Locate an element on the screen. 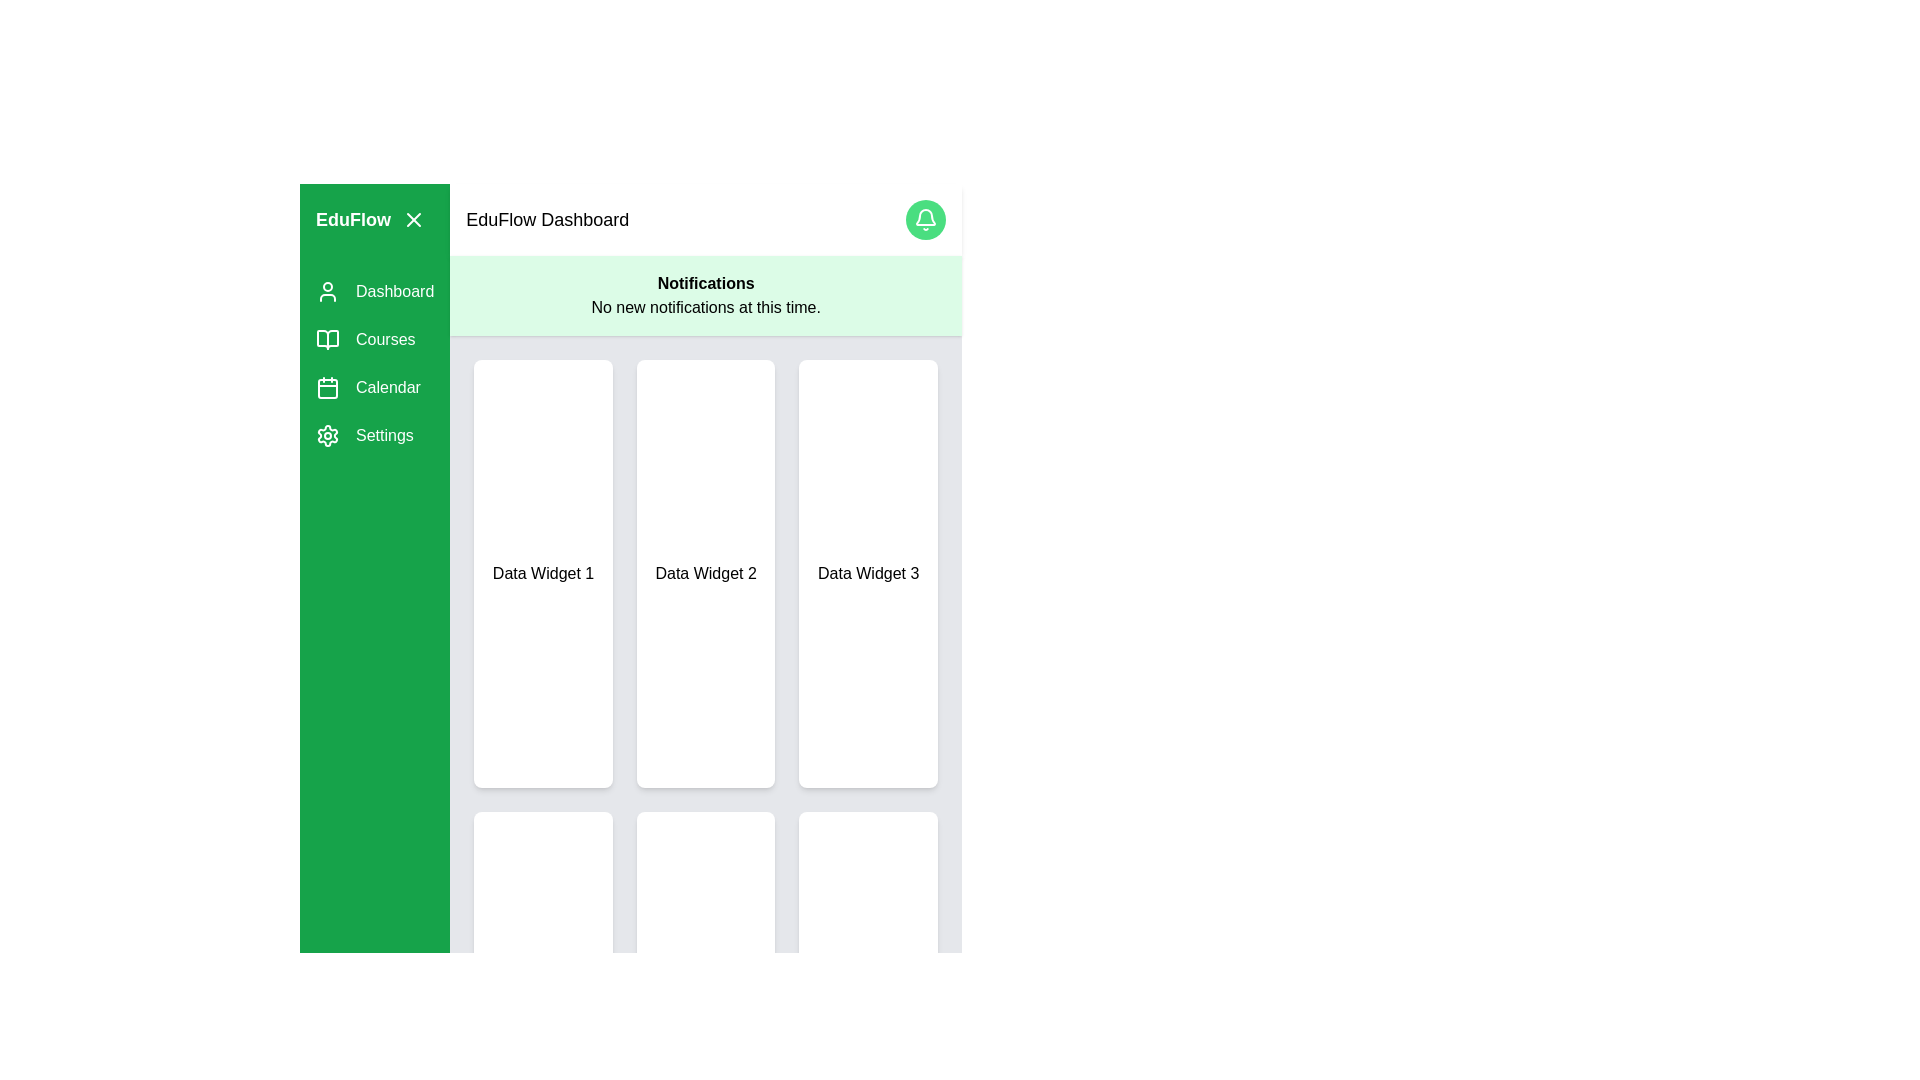 Image resolution: width=1920 pixels, height=1080 pixels. the static informational box that displays the current notification status, located directly below the 'EduFlow Dashboard' header and above the data widgets grid is located at coordinates (706, 296).